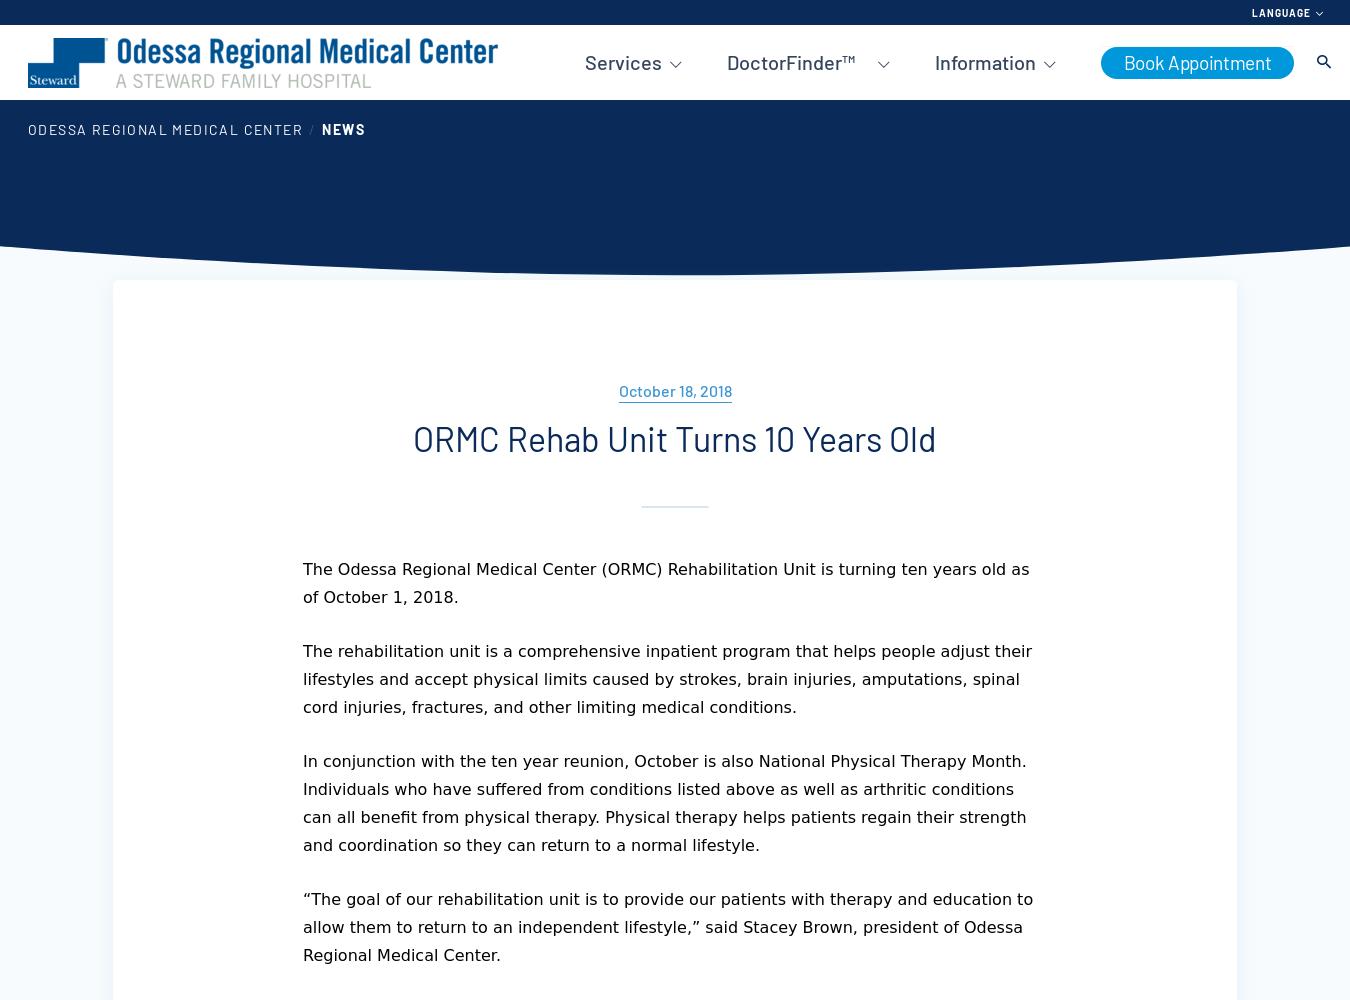  What do you see at coordinates (343, 129) in the screenshot?
I see `'News'` at bounding box center [343, 129].